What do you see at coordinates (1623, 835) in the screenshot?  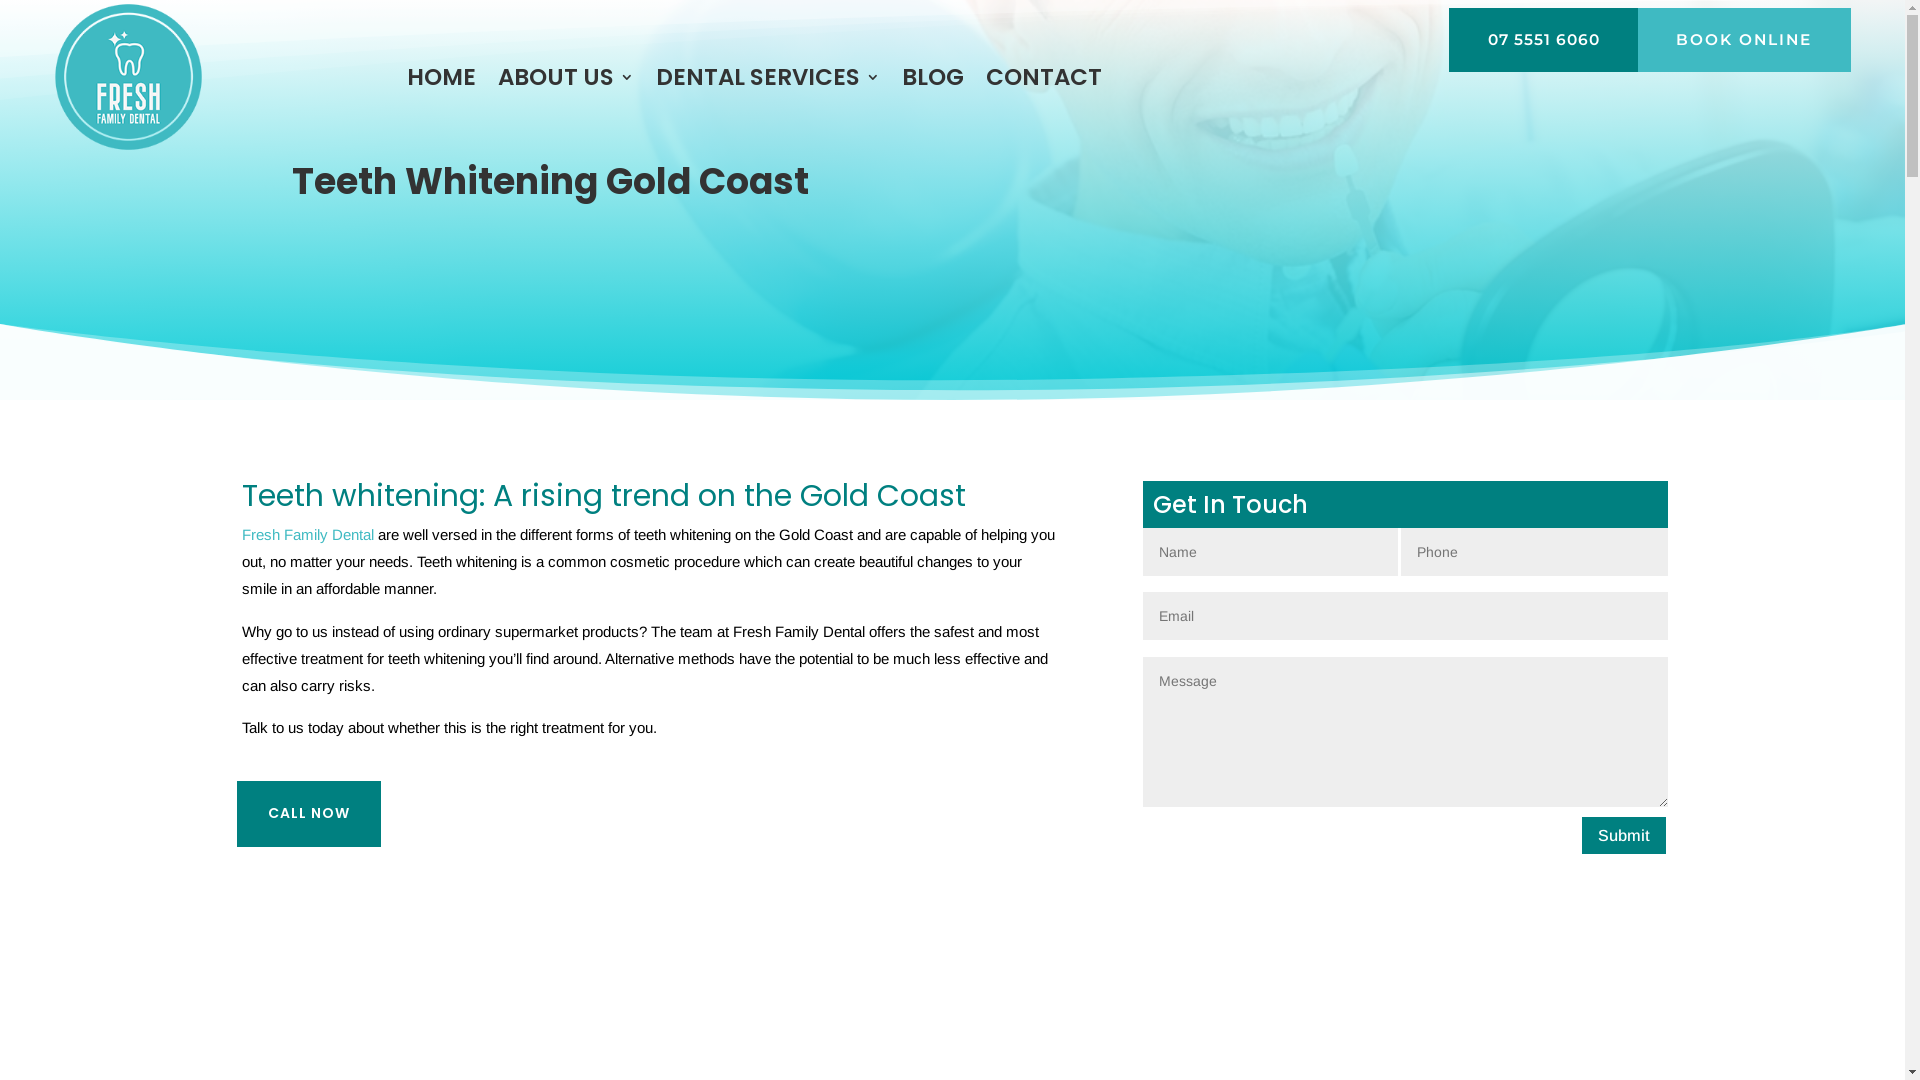 I see `'Submit'` at bounding box center [1623, 835].